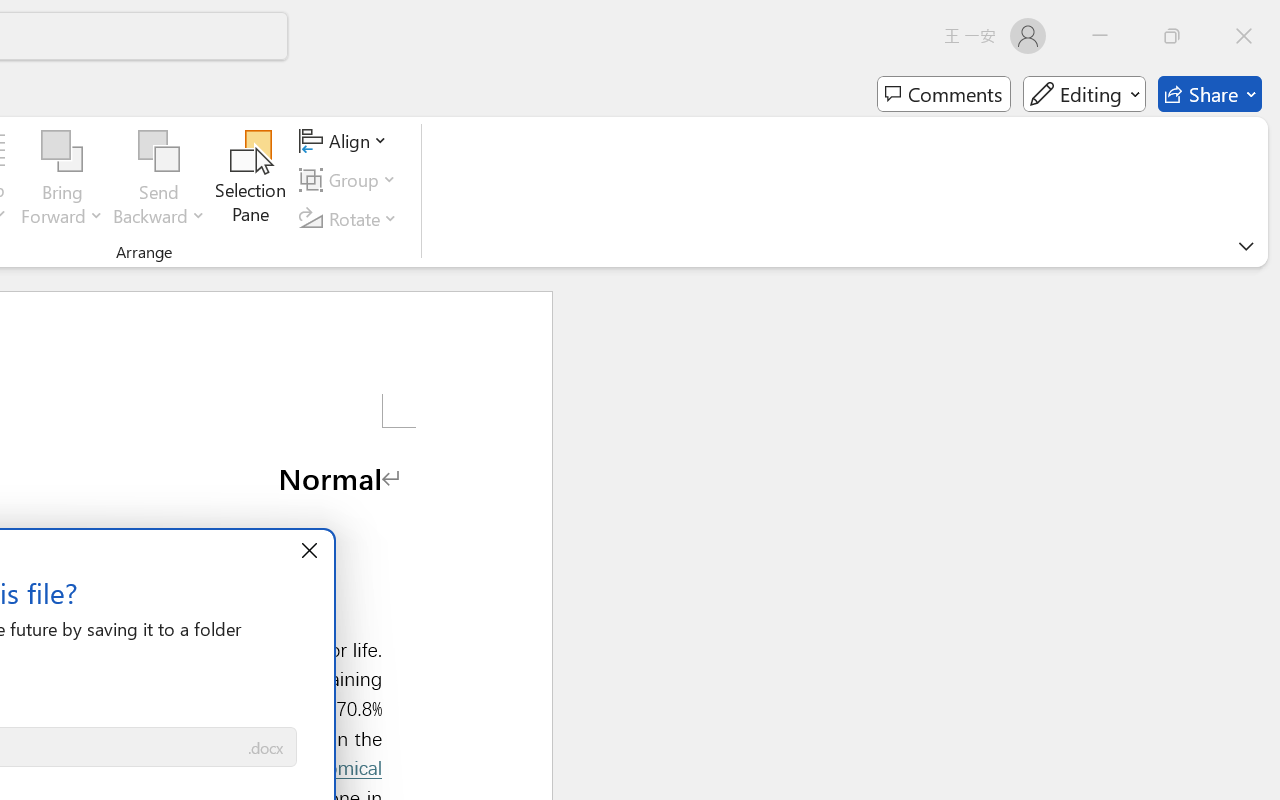 This screenshot has height=800, width=1280. Describe the element at coordinates (158, 179) in the screenshot. I see `'Send Backward'` at that location.